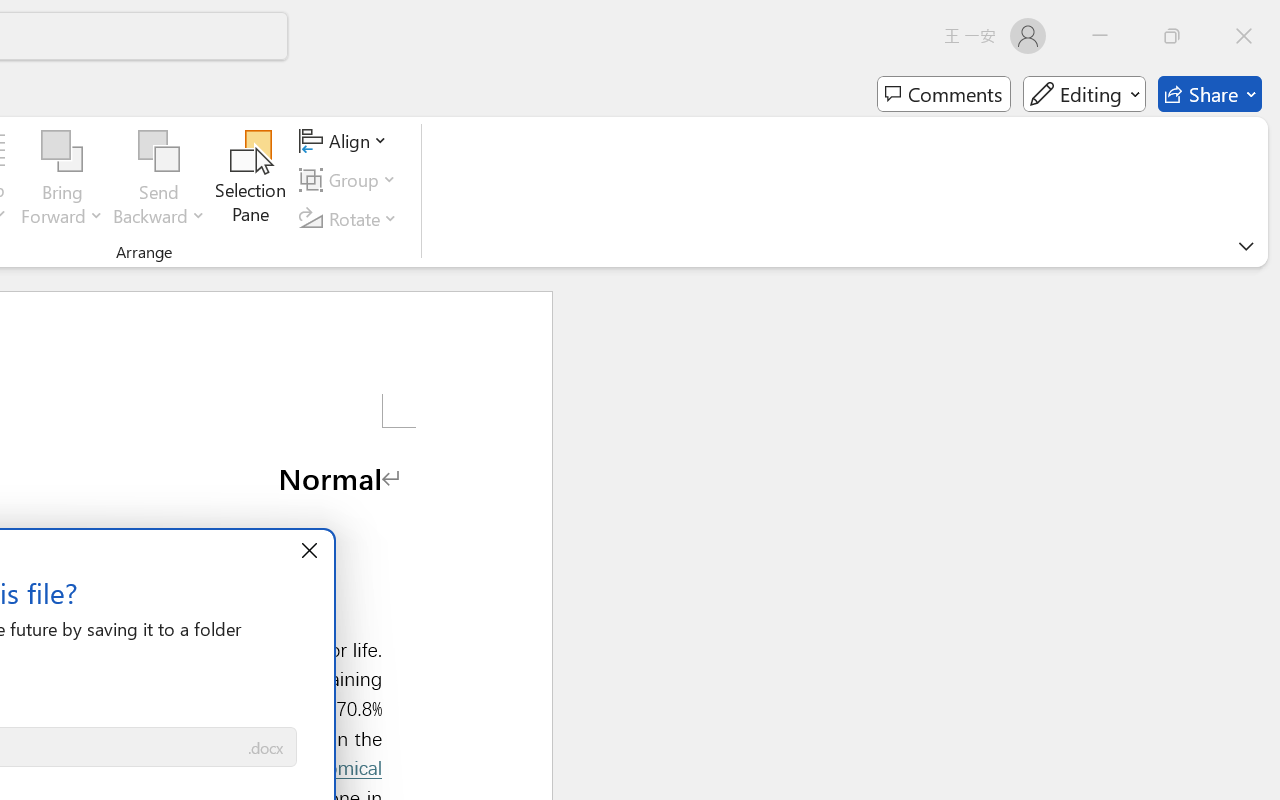 This screenshot has height=800, width=1280. Describe the element at coordinates (158, 179) in the screenshot. I see `'Send Backward'` at that location.